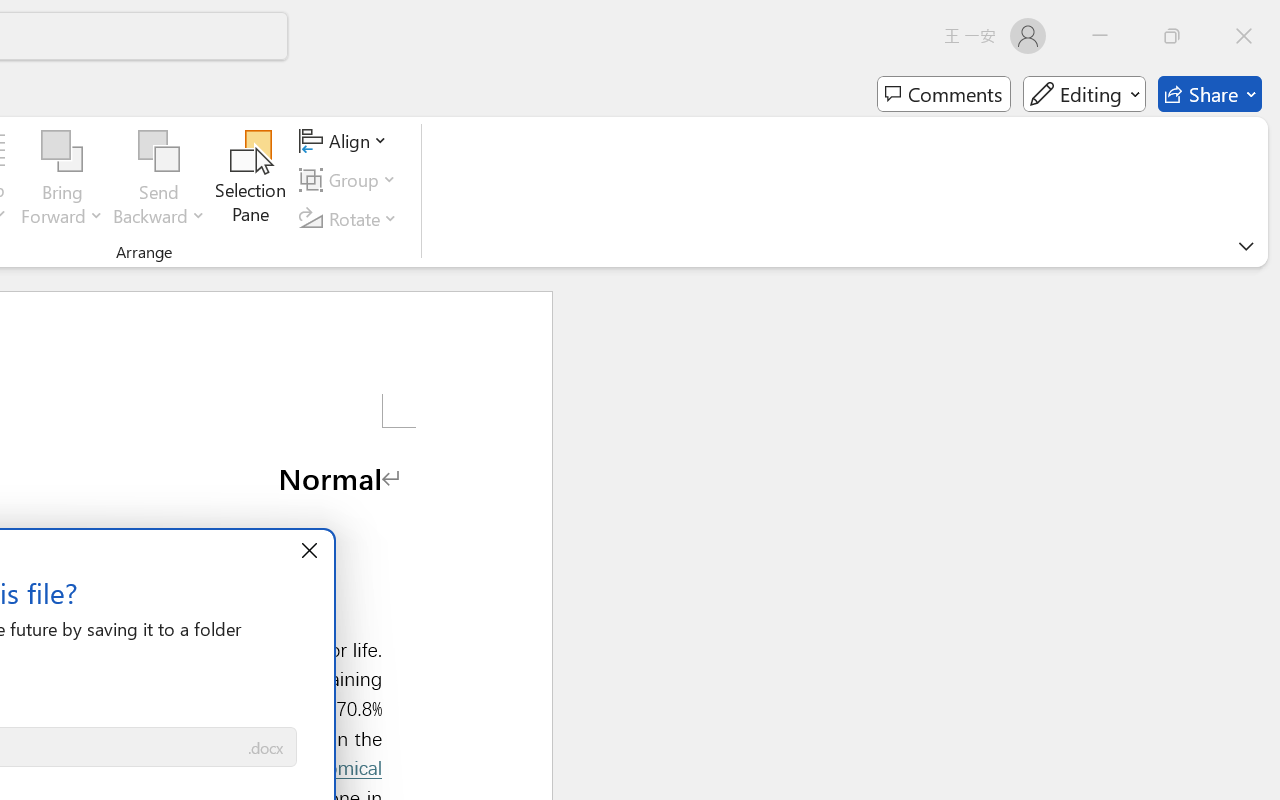 This screenshot has height=800, width=1280. Describe the element at coordinates (158, 179) in the screenshot. I see `'Send Backward'` at that location.